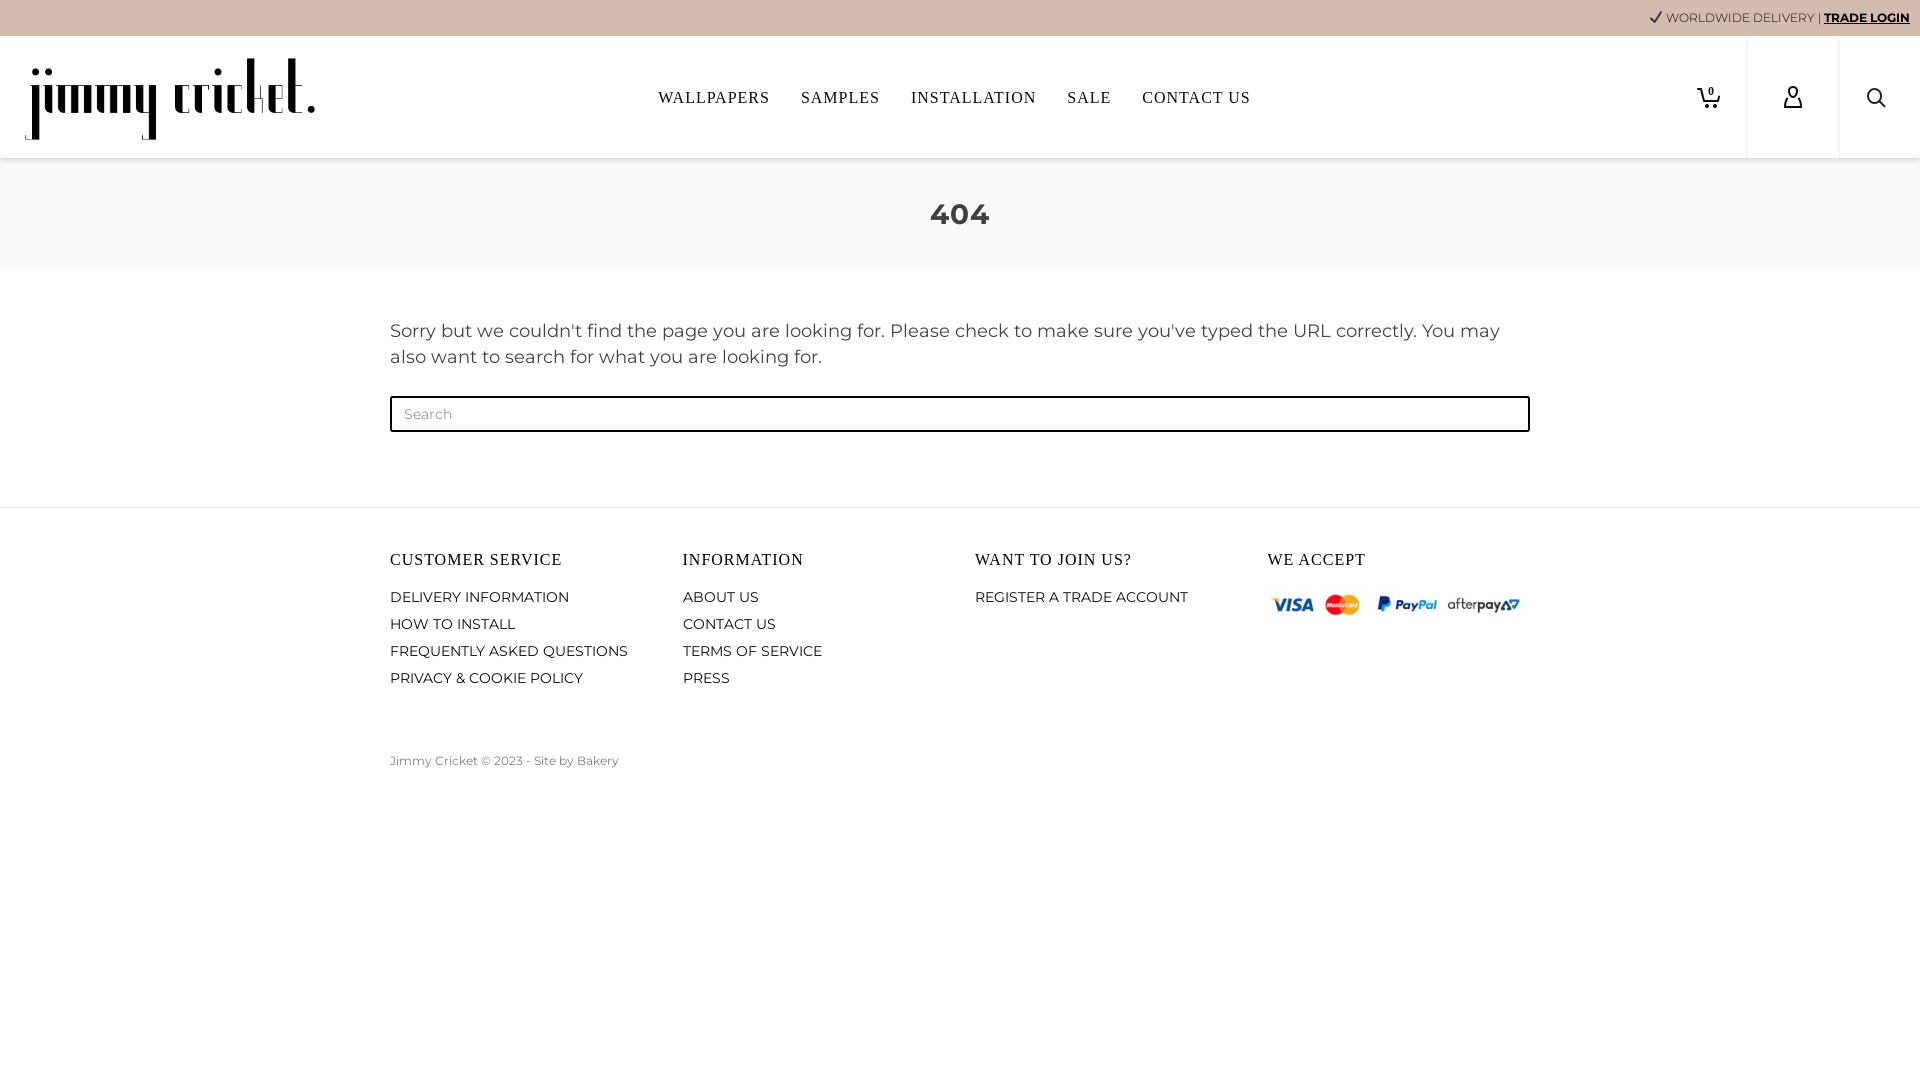 The height and width of the screenshot is (1080, 1920). I want to click on 'TERMS OF SERVICE', so click(813, 651).